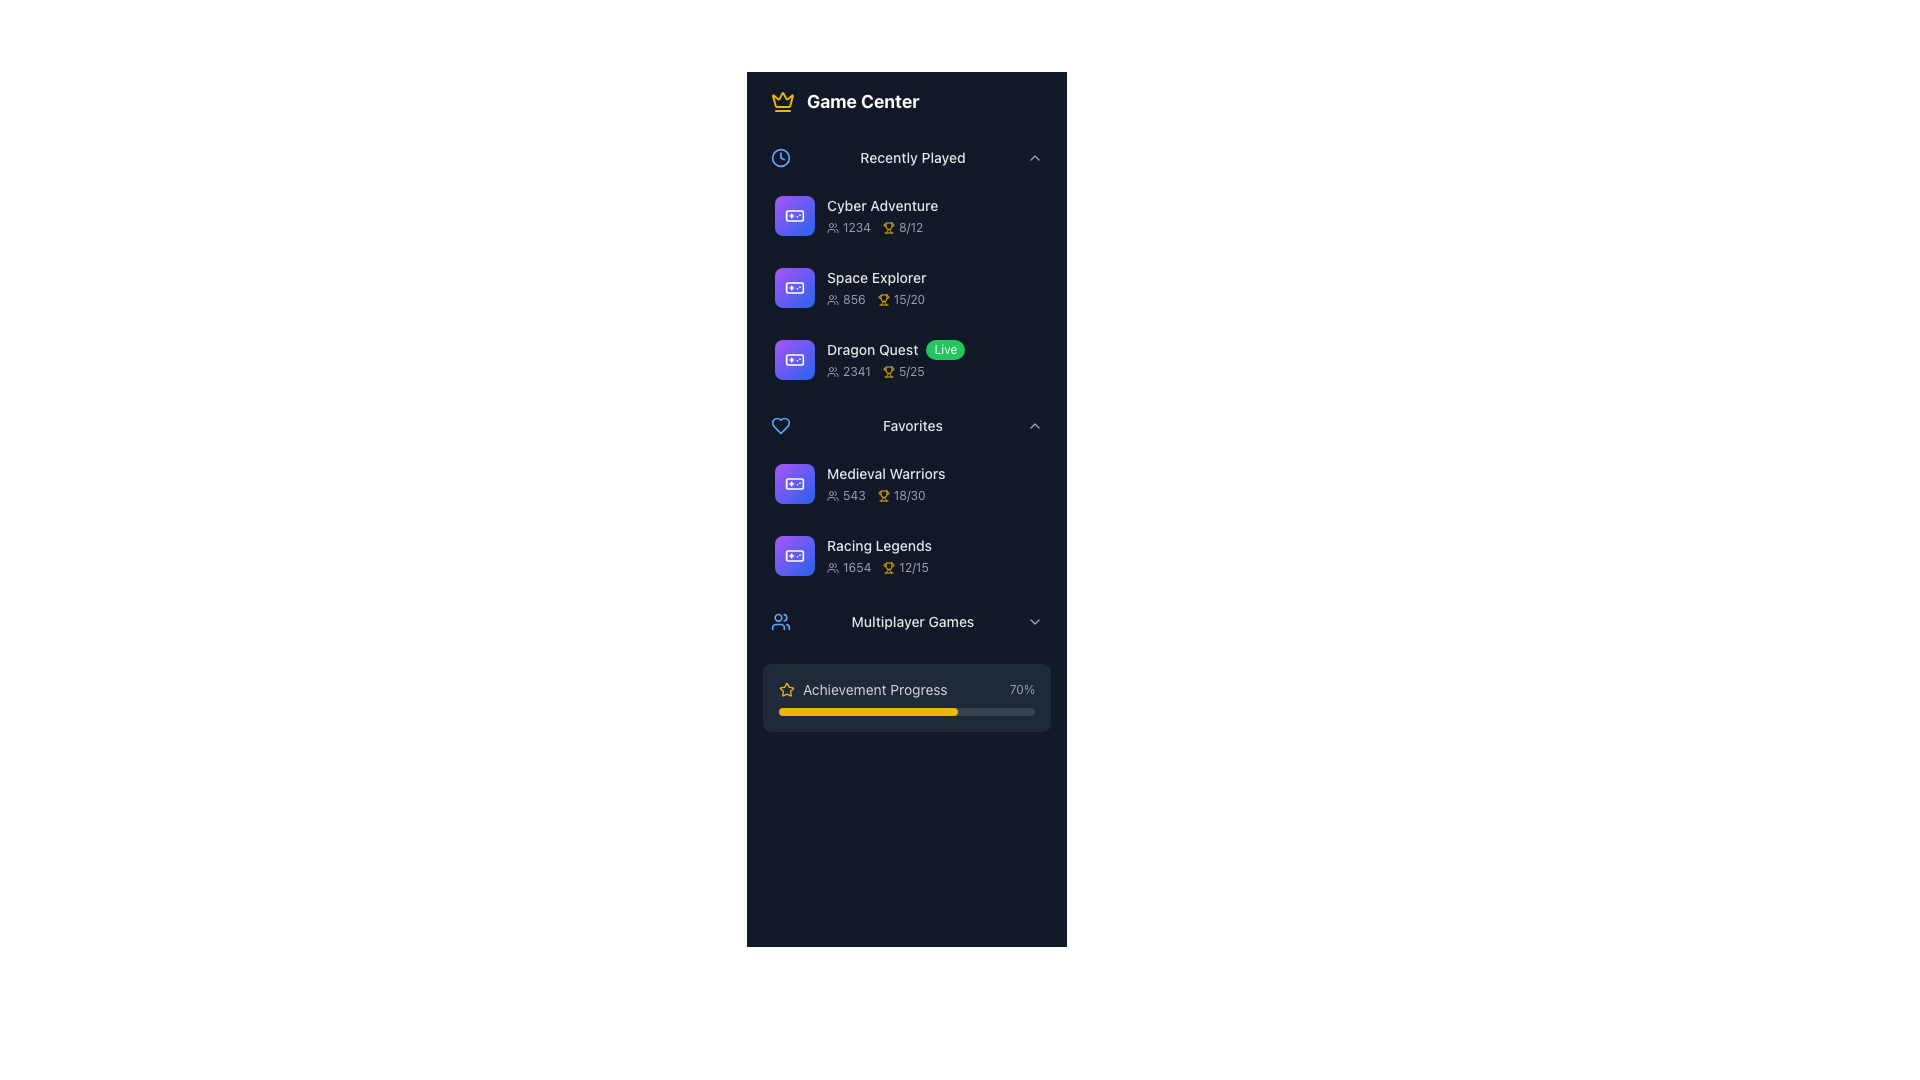  What do you see at coordinates (931, 349) in the screenshot?
I see `the label group with badge that displays the title 'Dragon Quest' and its status 'Live' in the third row of the 'Recently Played' section of the 'Game Center' interface` at bounding box center [931, 349].